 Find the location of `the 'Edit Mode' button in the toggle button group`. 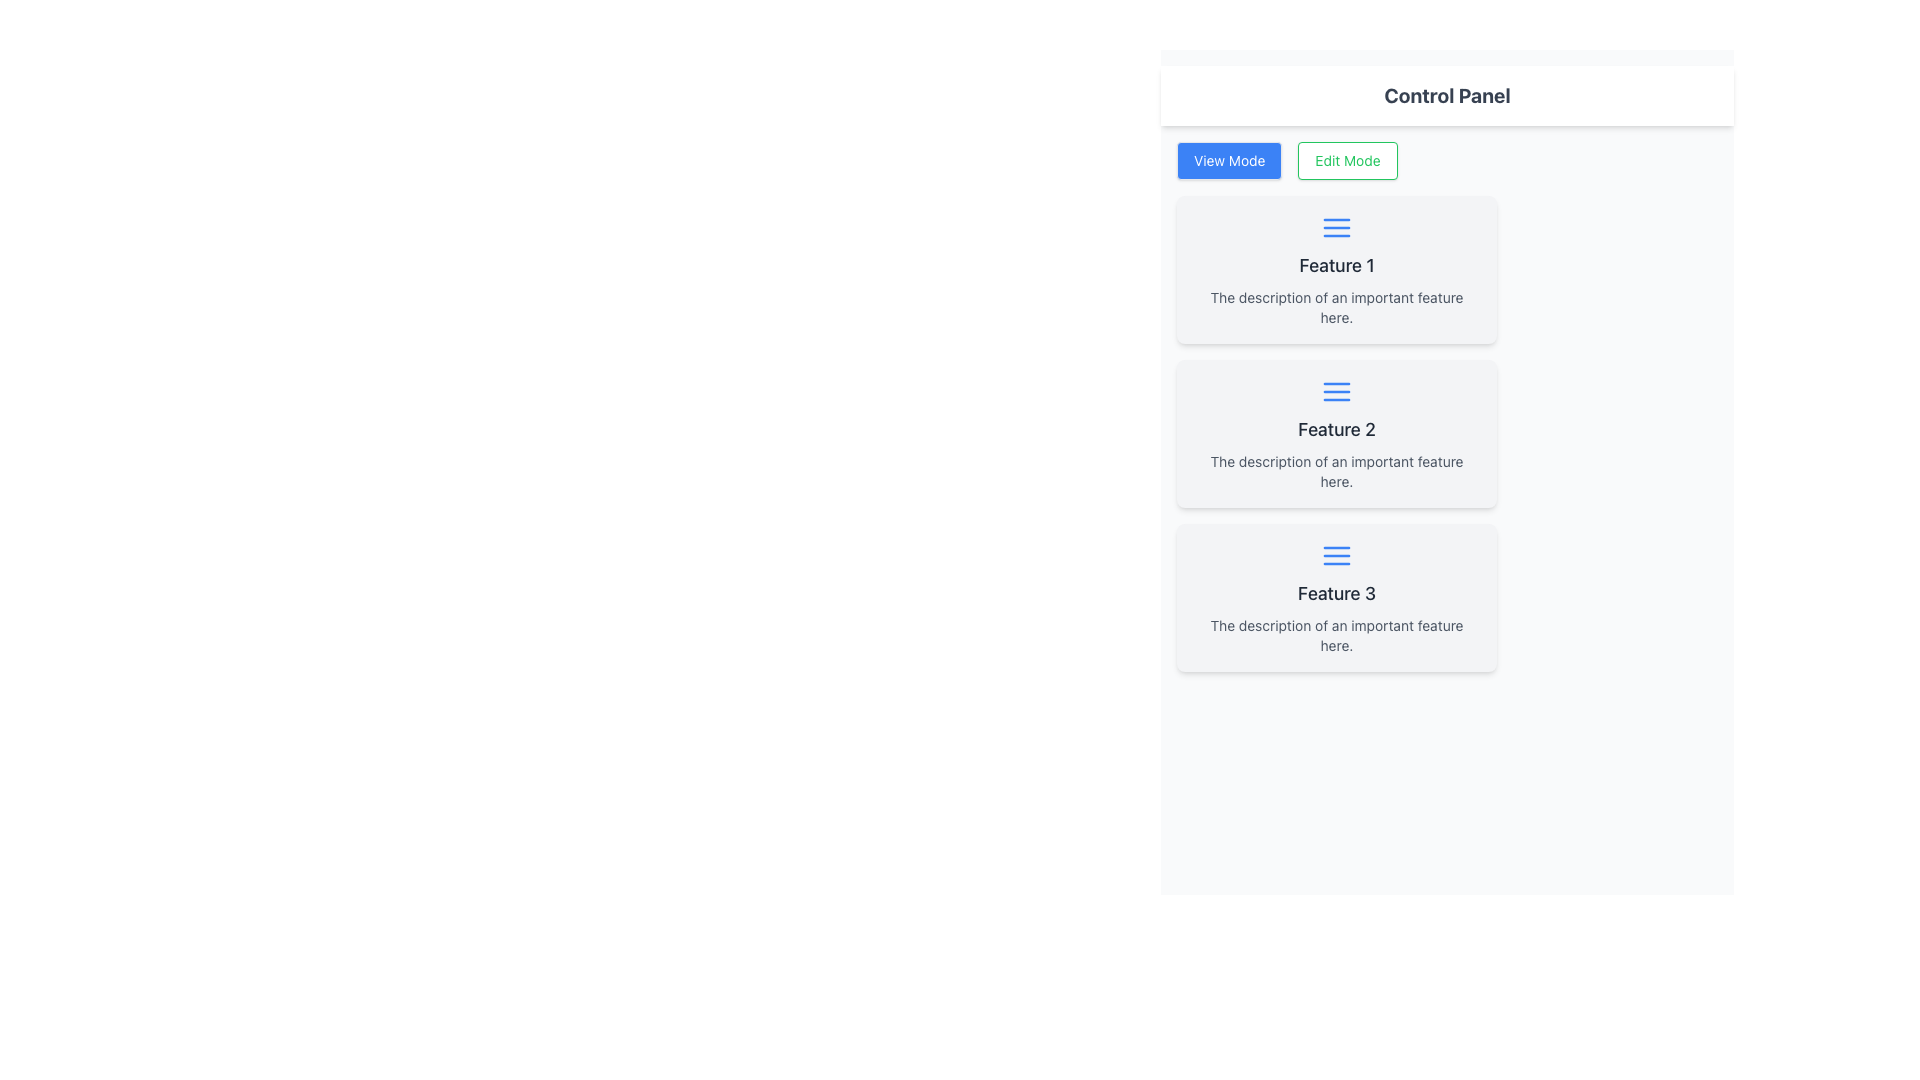

the 'Edit Mode' button in the toggle button group is located at coordinates (1447, 160).